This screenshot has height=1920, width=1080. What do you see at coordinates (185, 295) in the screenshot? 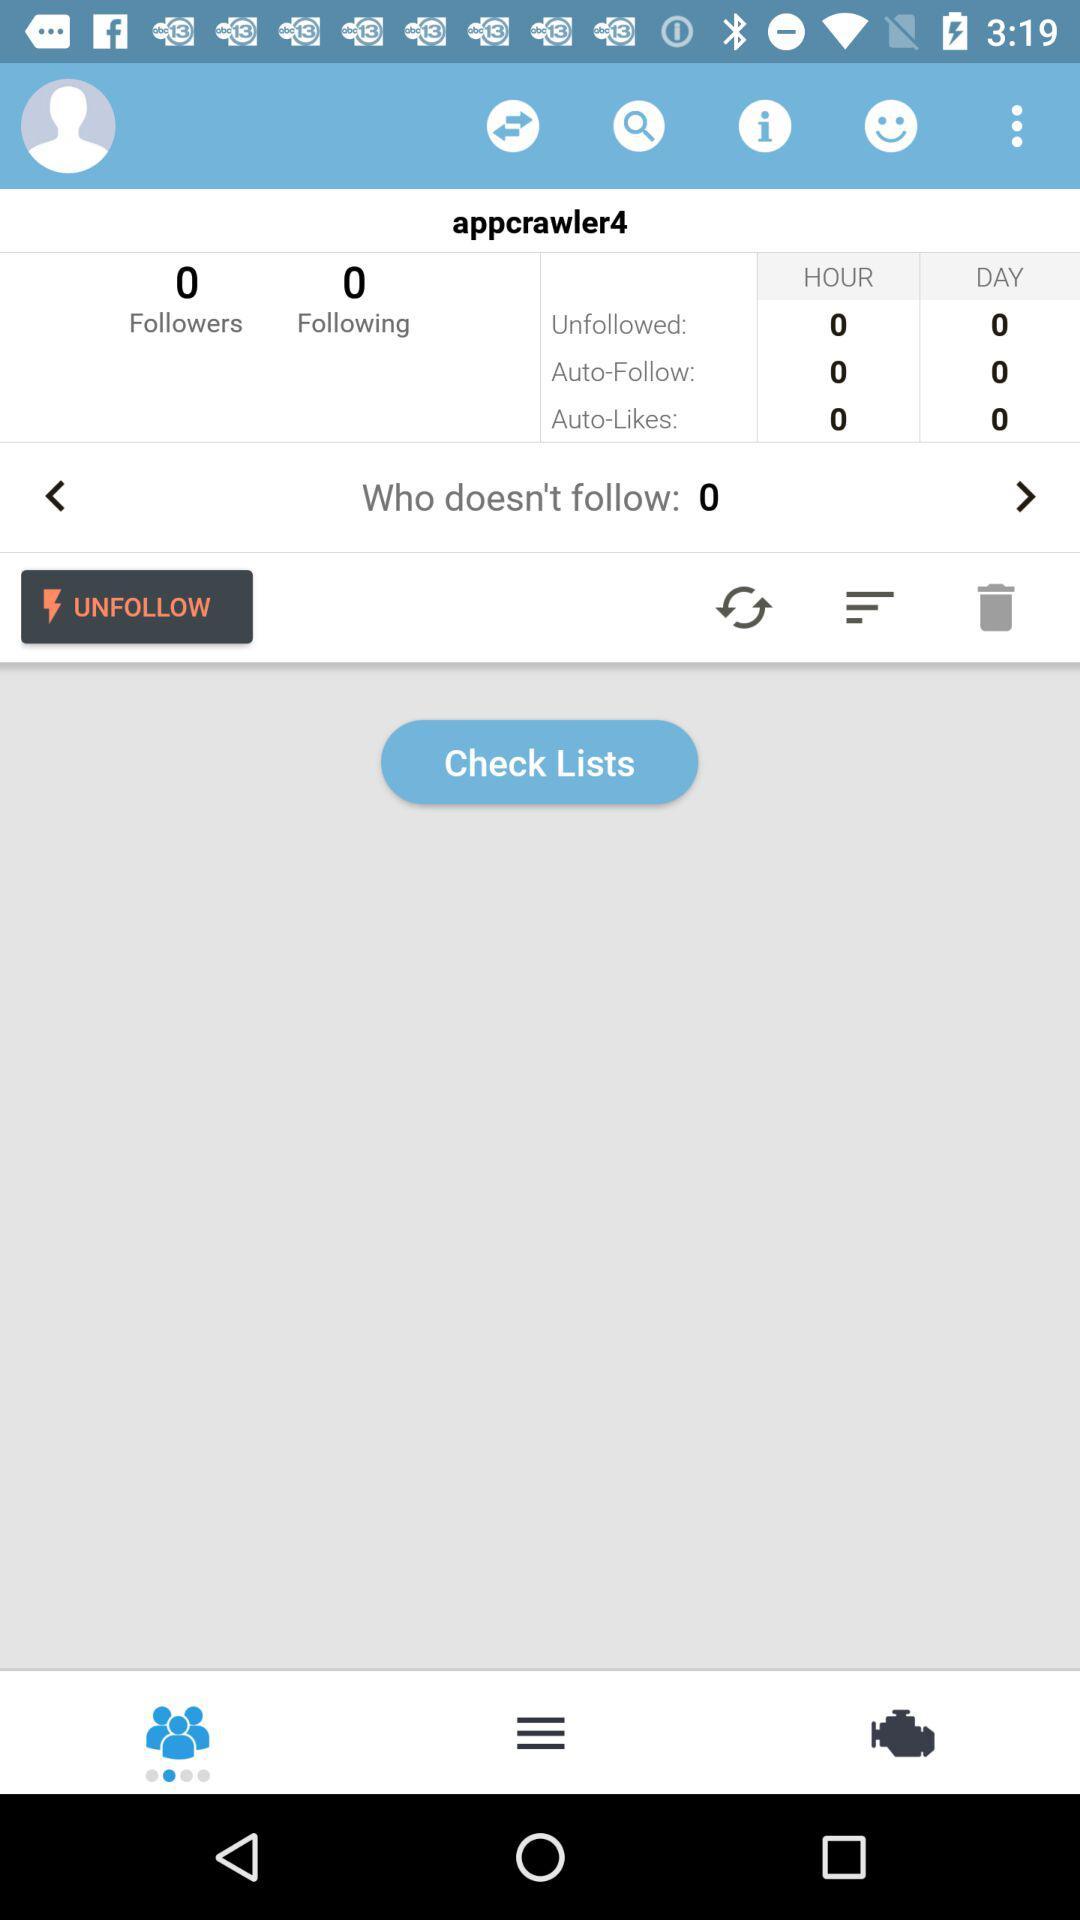
I see `the 0` at bounding box center [185, 295].